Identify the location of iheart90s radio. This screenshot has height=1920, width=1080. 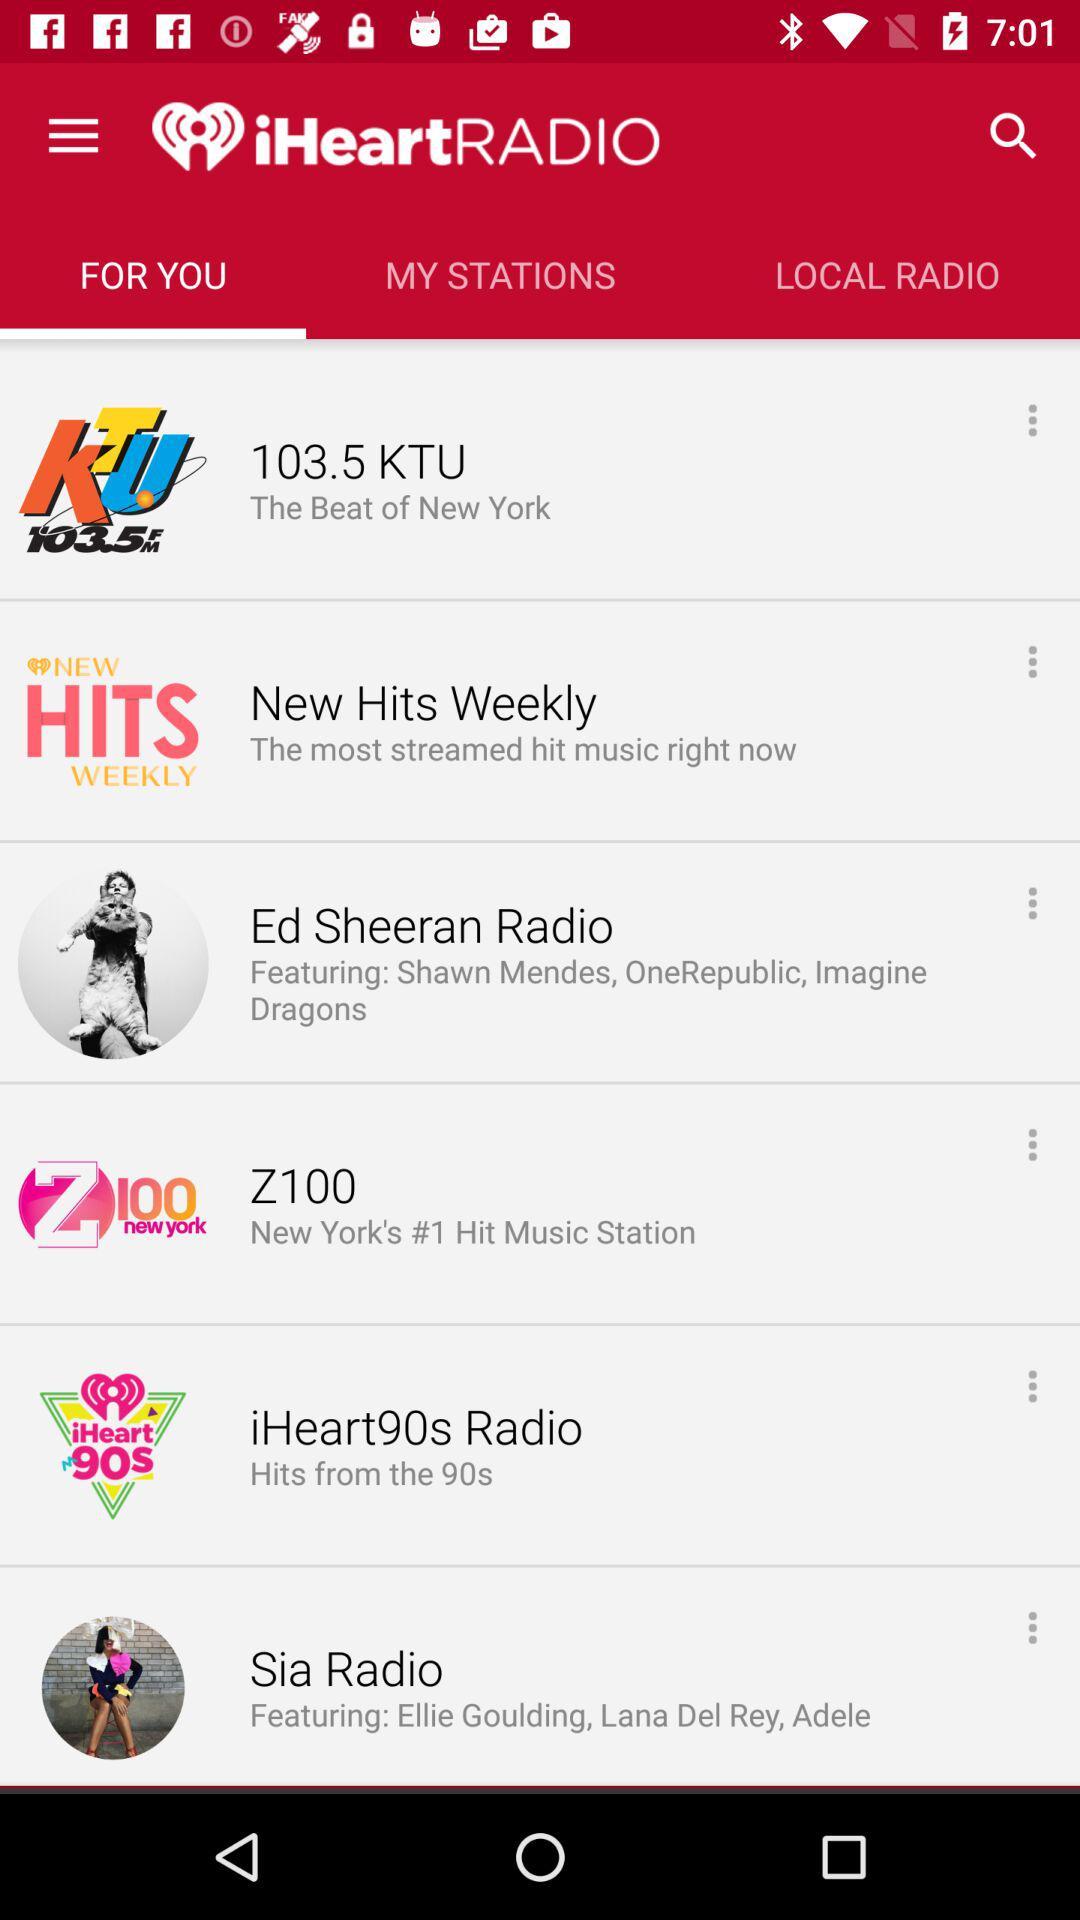
(415, 1427).